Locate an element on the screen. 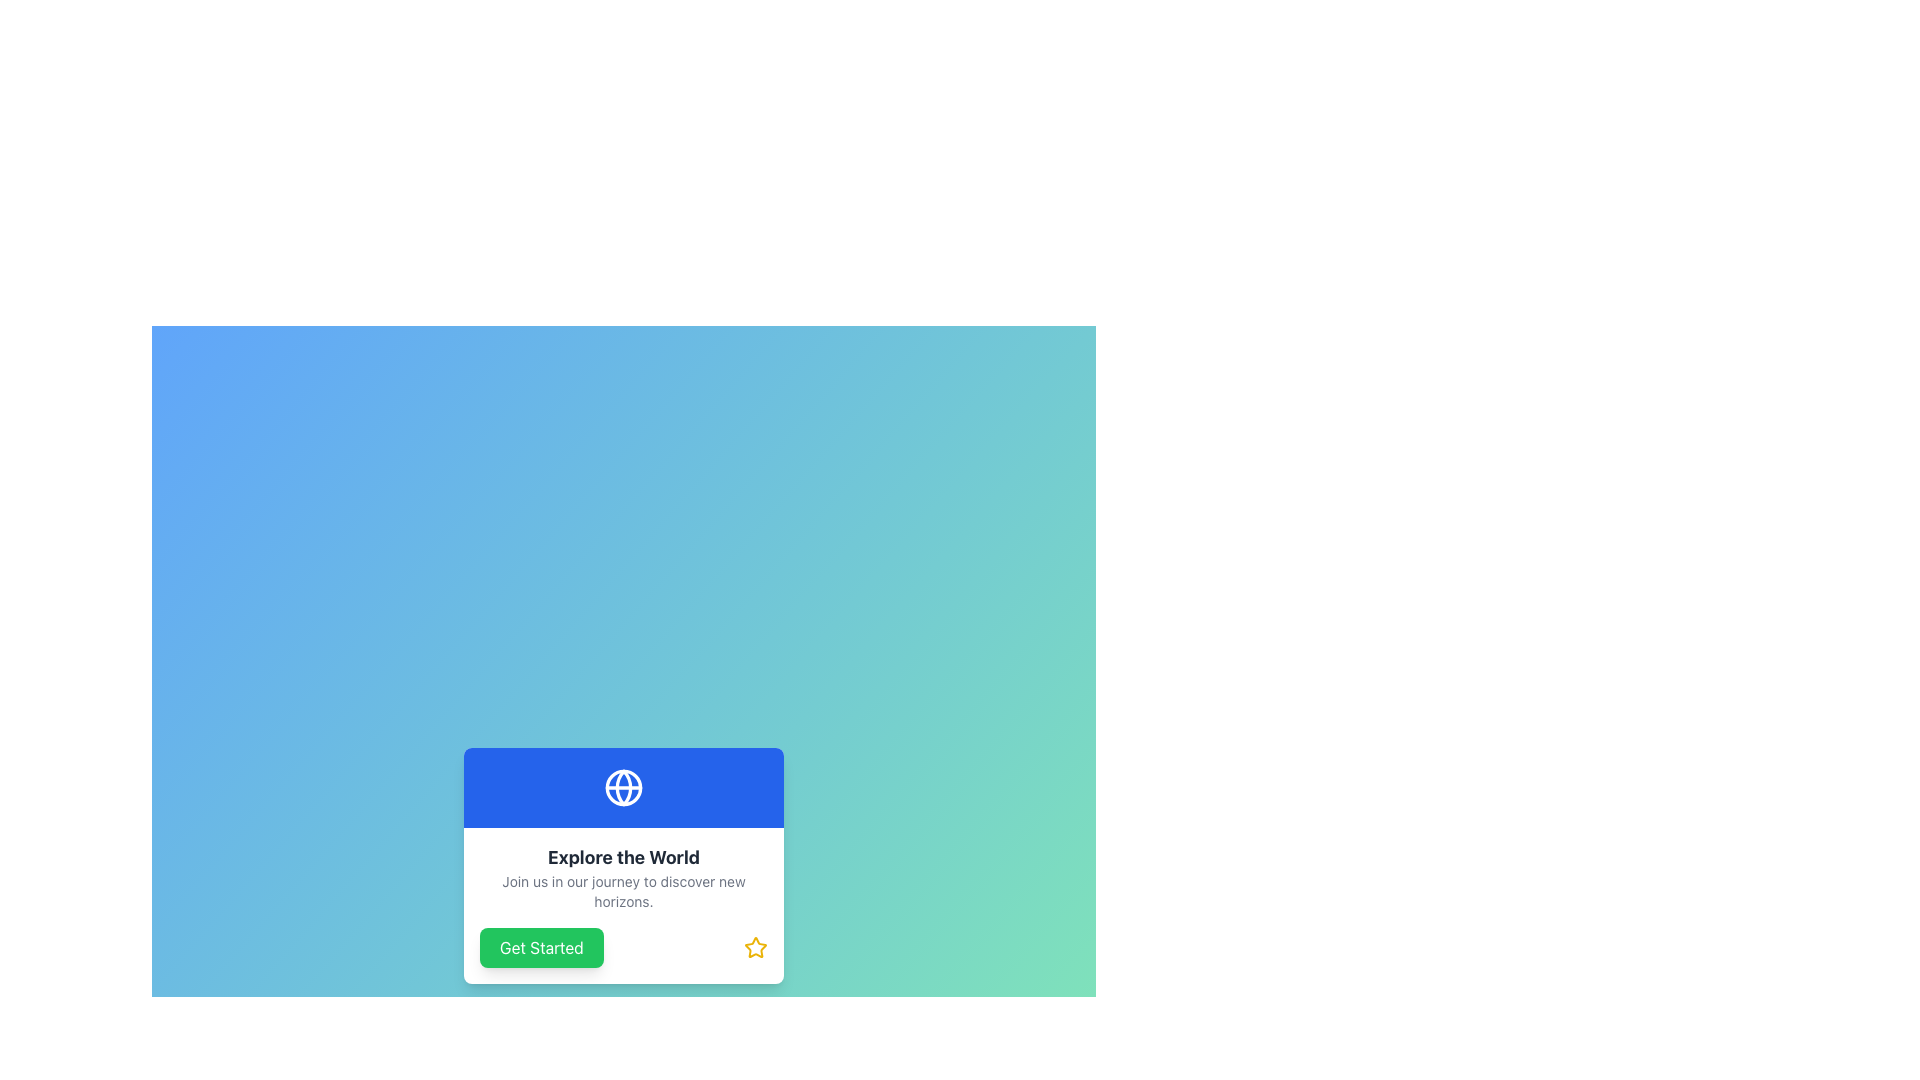  the SVG Circle element that is part of the globe icon's visual representation is located at coordinates (623, 786).